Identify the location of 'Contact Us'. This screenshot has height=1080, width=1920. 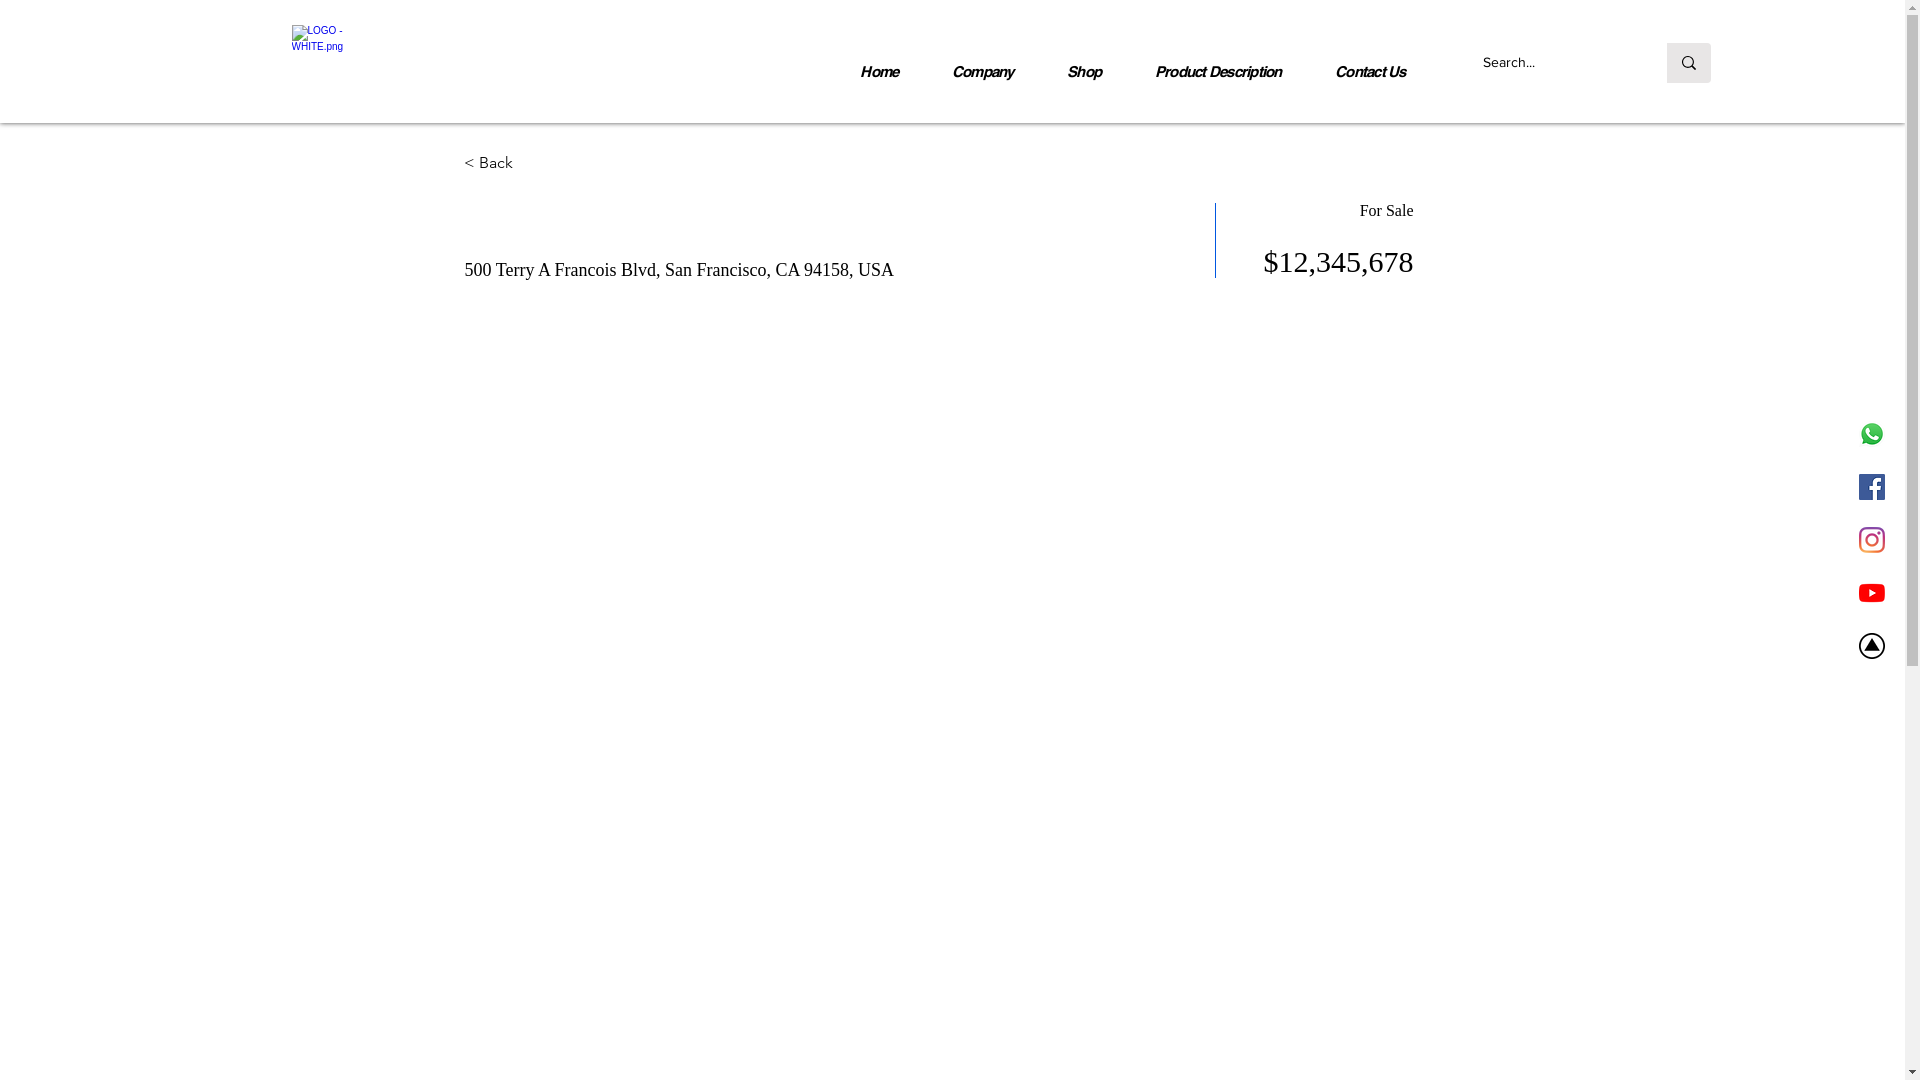
(1368, 70).